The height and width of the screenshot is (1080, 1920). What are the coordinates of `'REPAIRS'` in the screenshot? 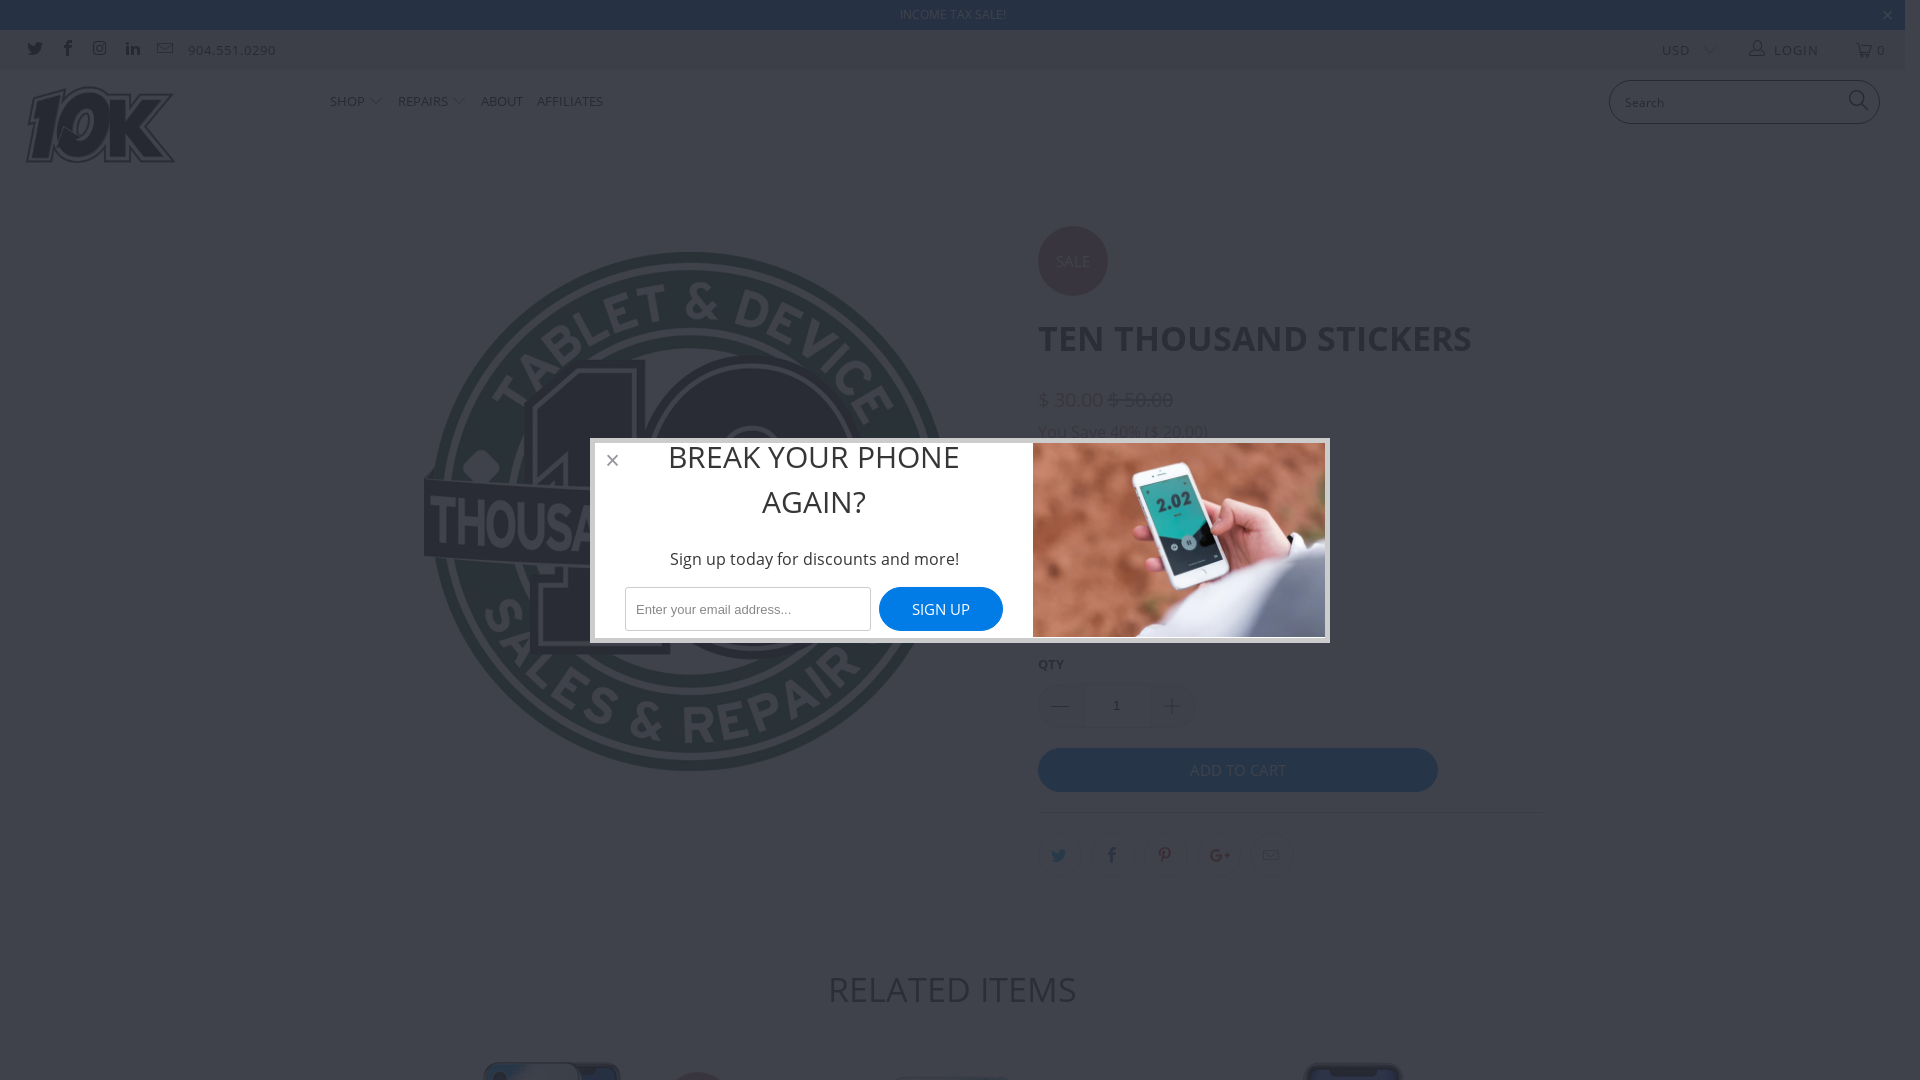 It's located at (431, 102).